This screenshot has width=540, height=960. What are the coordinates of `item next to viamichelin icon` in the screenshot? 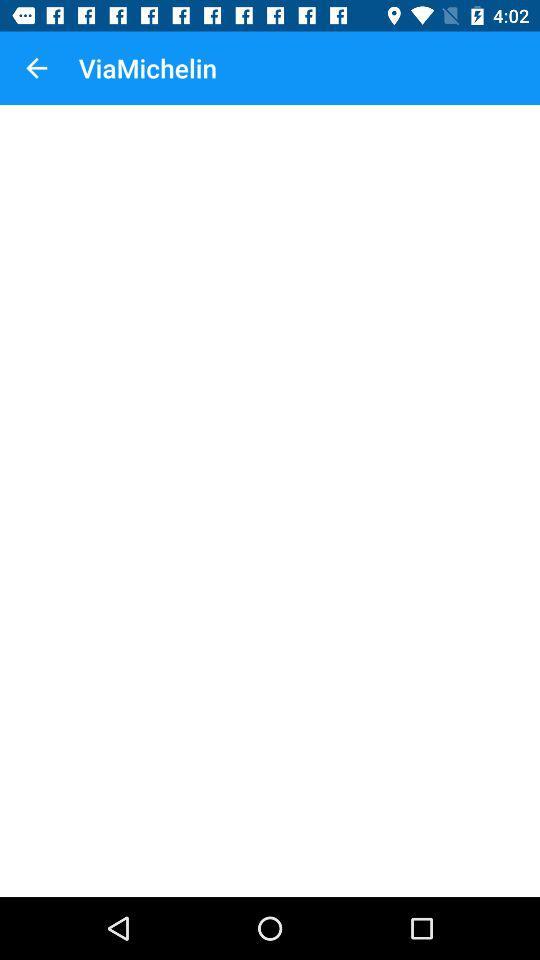 It's located at (36, 68).